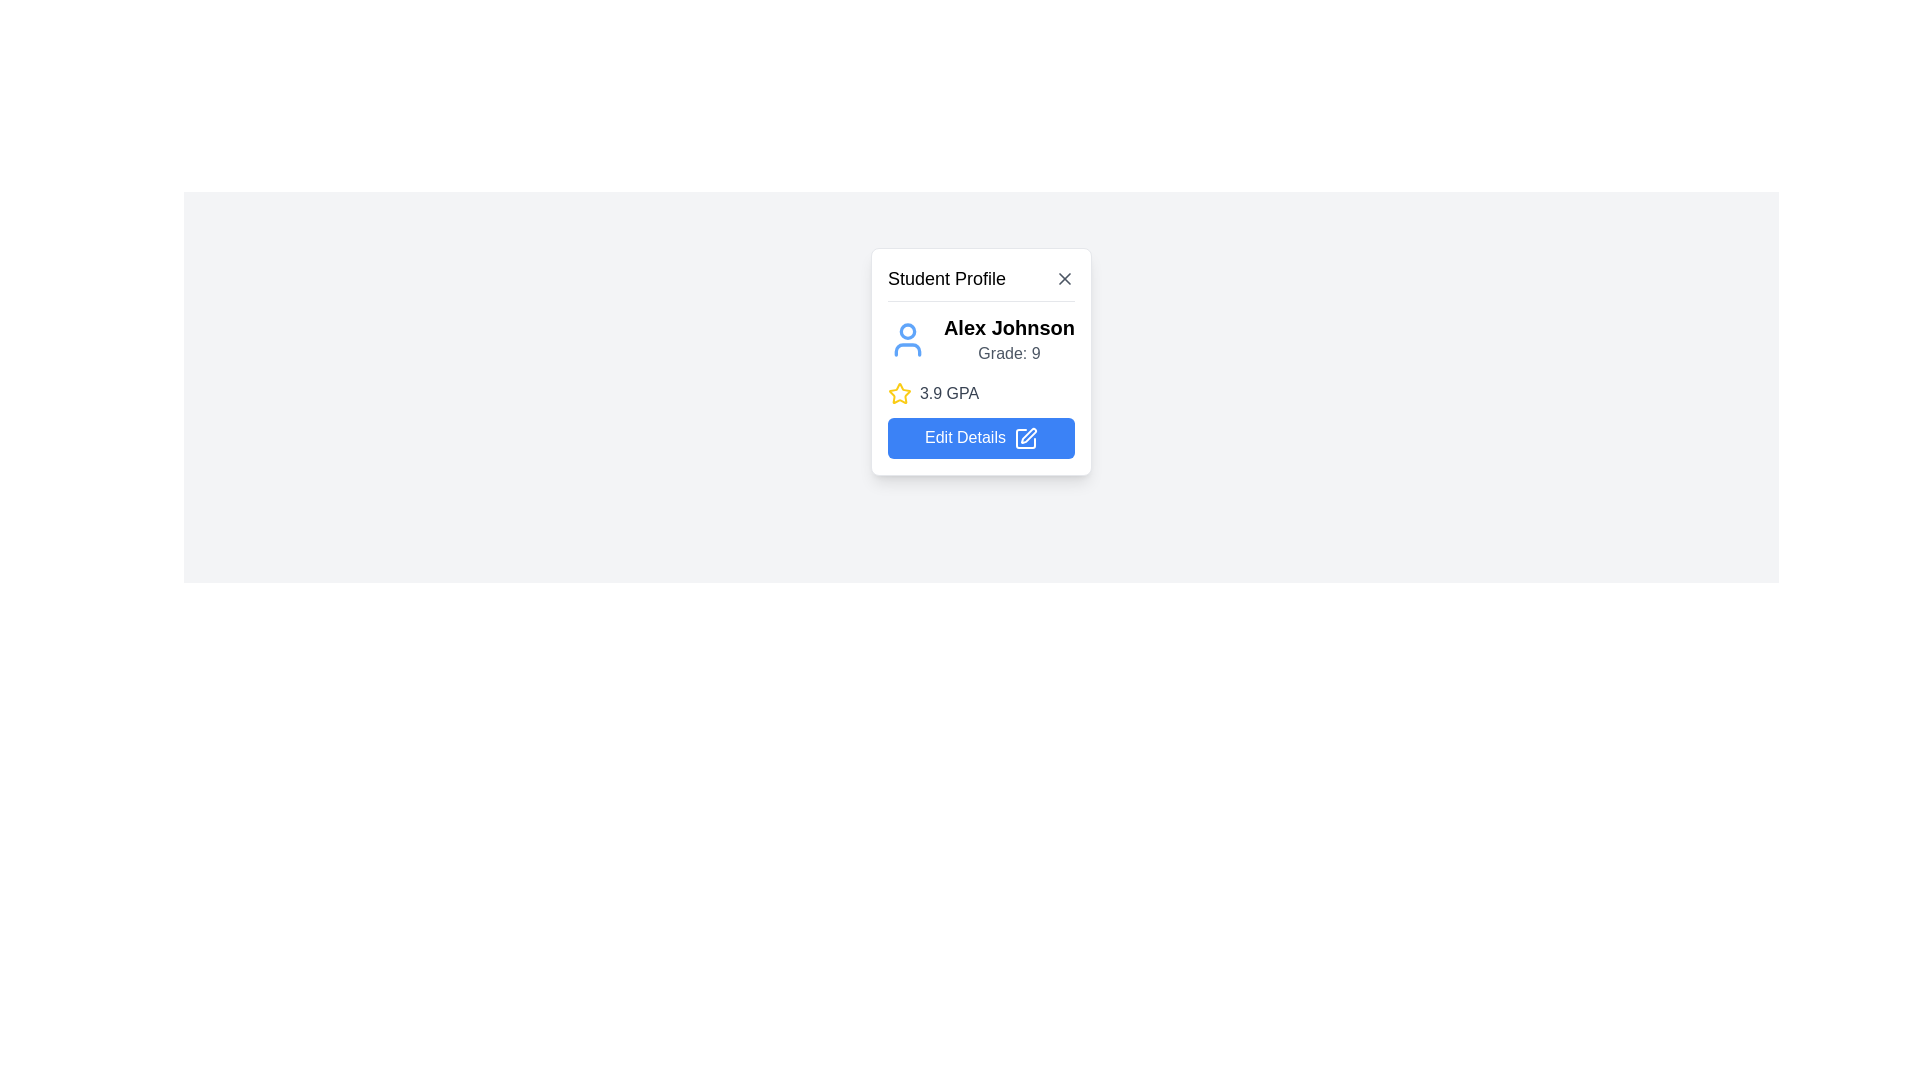  I want to click on GPA value displayed in the Text Label located within the 'Student Profile' card, which is positioned below the user's name and grade, and to the right of a yellow star icon, so click(948, 393).